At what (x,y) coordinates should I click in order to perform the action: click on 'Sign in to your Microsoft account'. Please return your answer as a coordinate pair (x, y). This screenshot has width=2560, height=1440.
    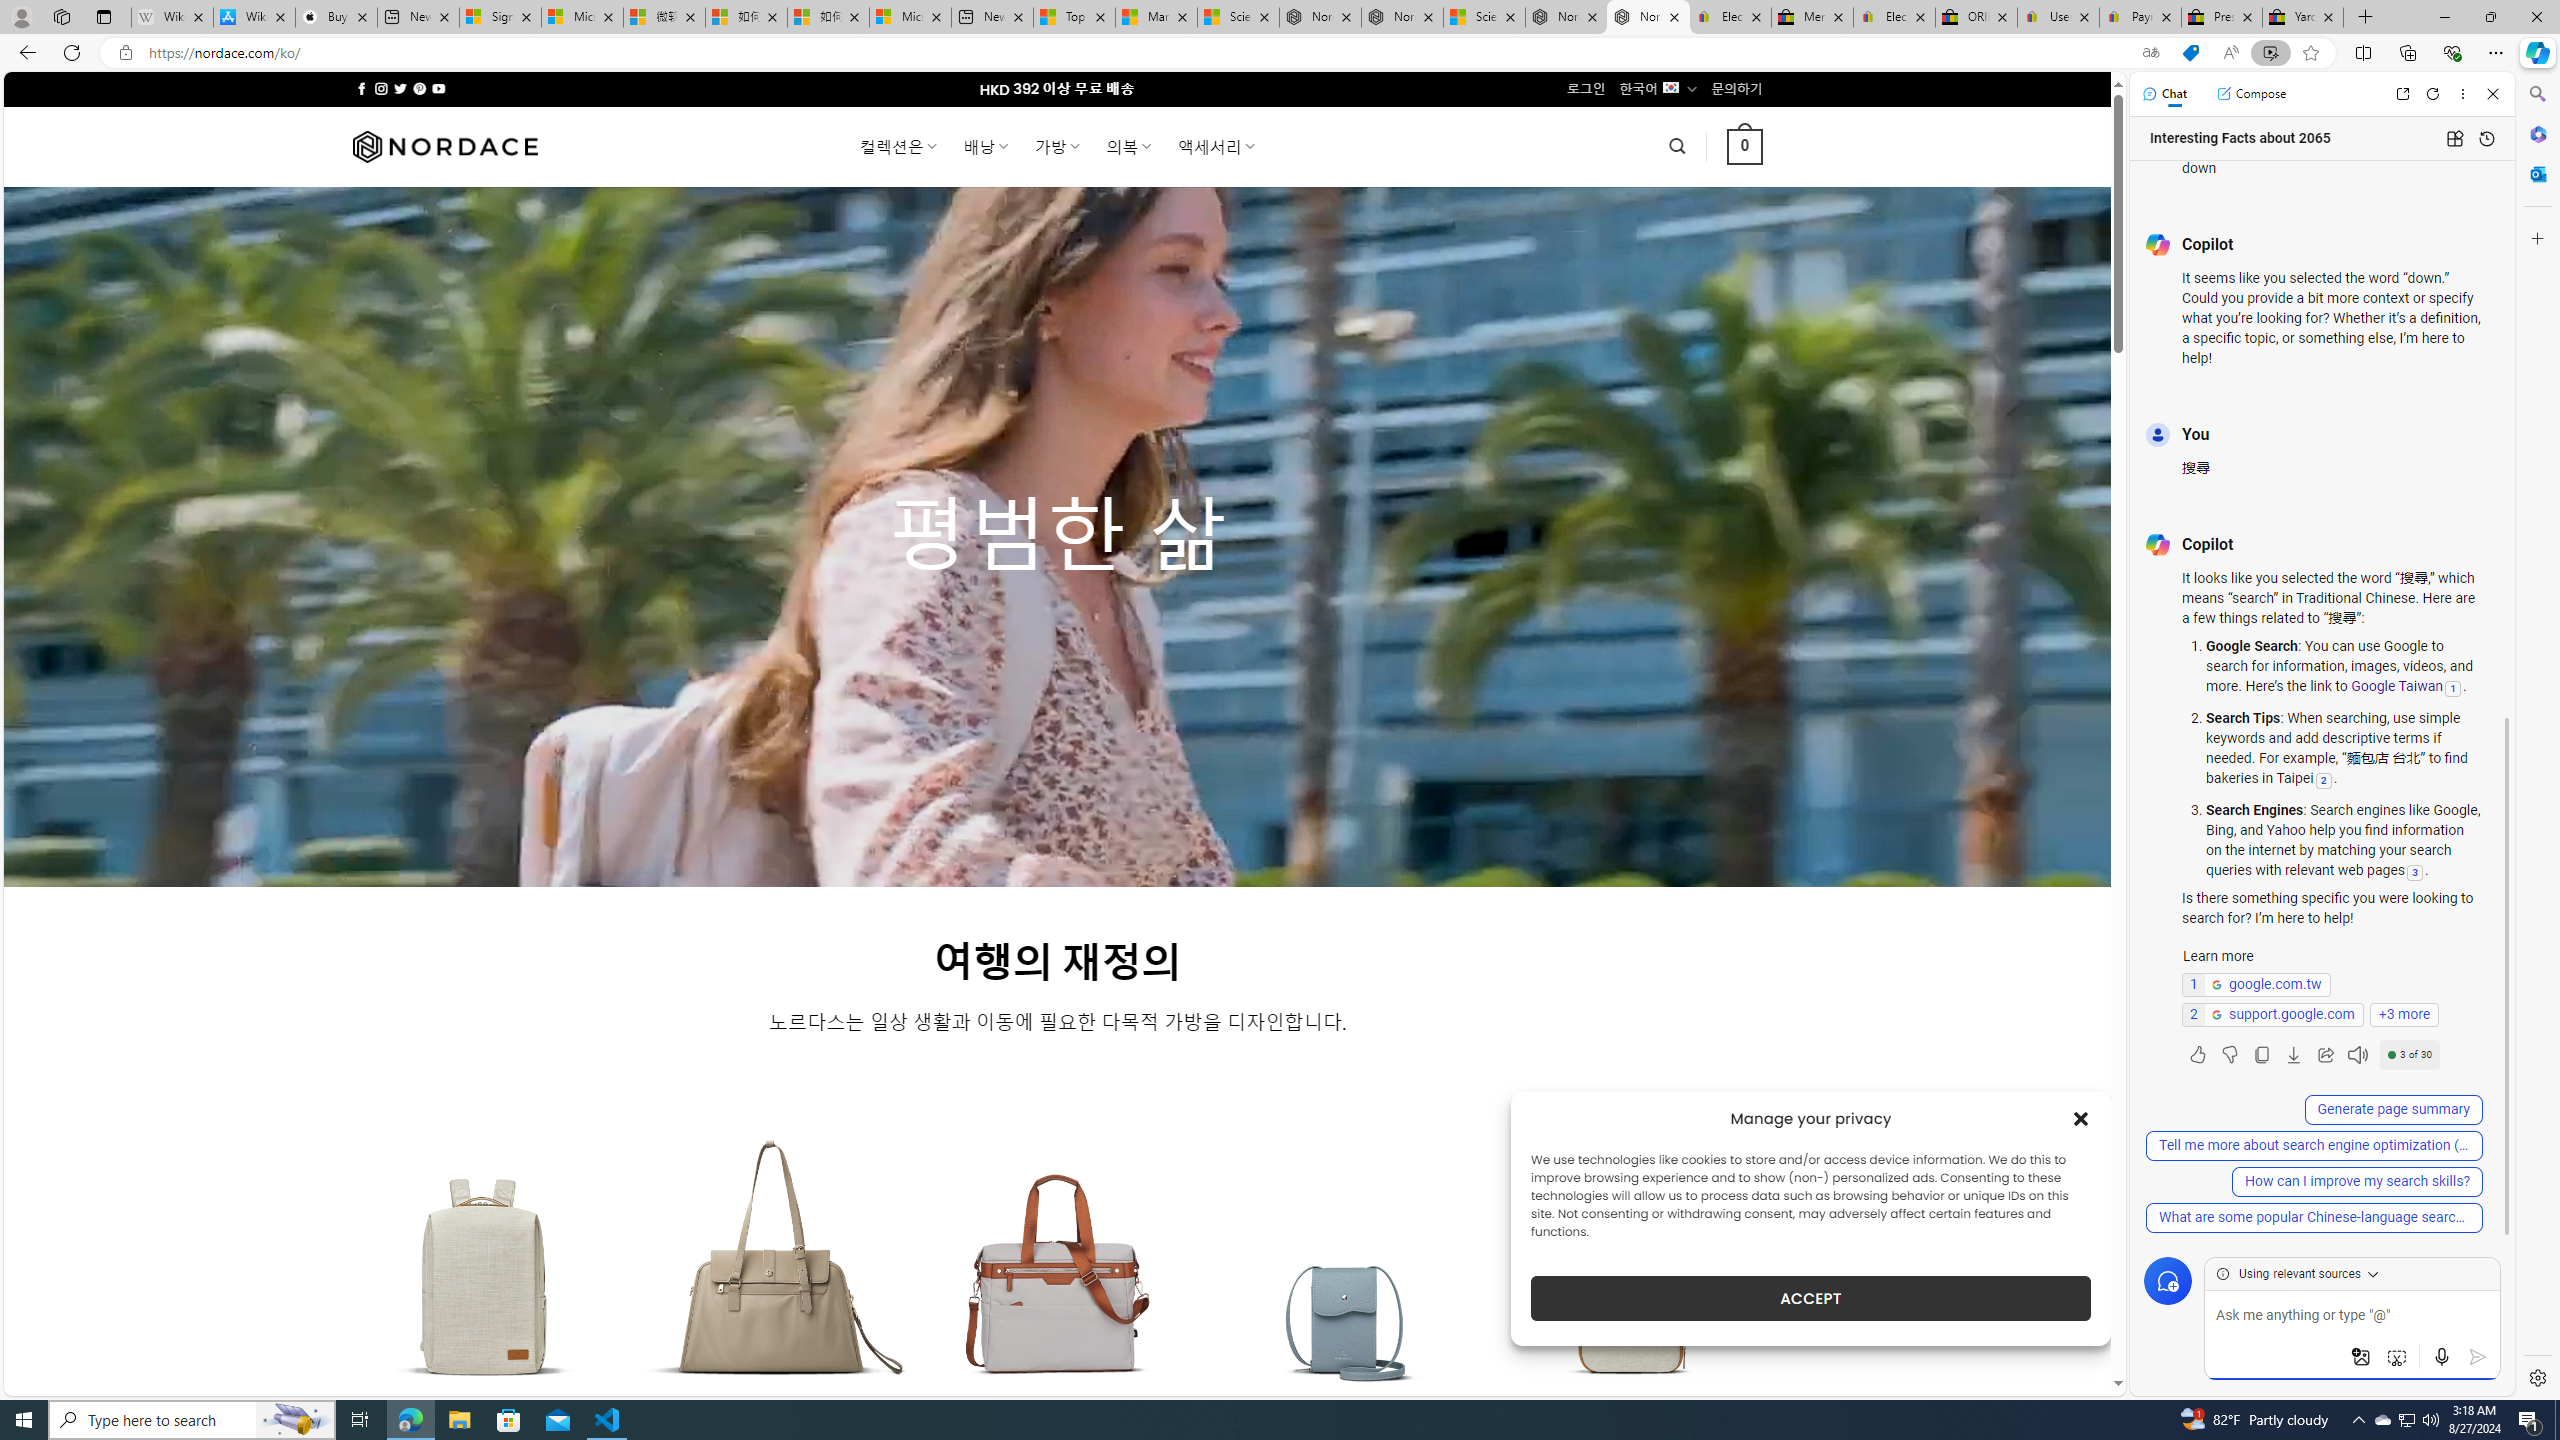
    Looking at the image, I should click on (500, 16).